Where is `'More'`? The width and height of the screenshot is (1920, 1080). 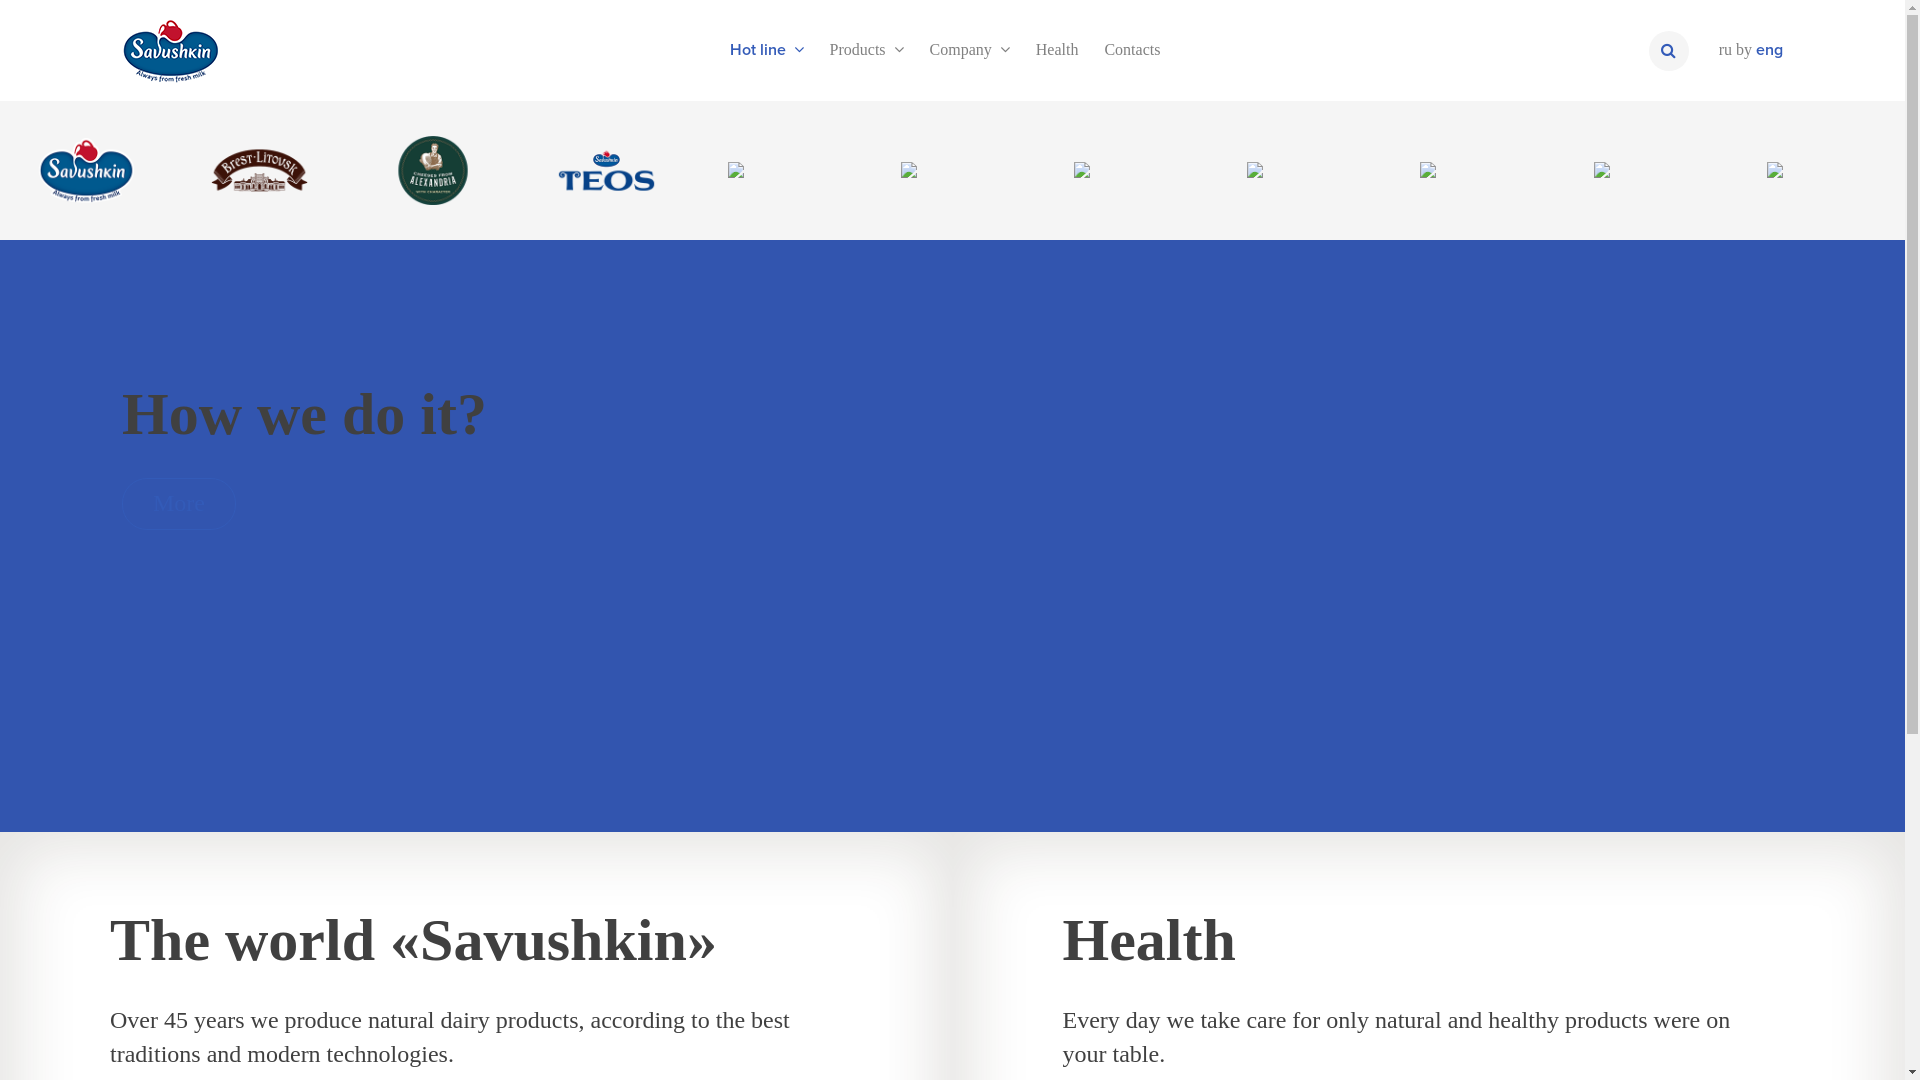 'More' is located at coordinates (120, 503).